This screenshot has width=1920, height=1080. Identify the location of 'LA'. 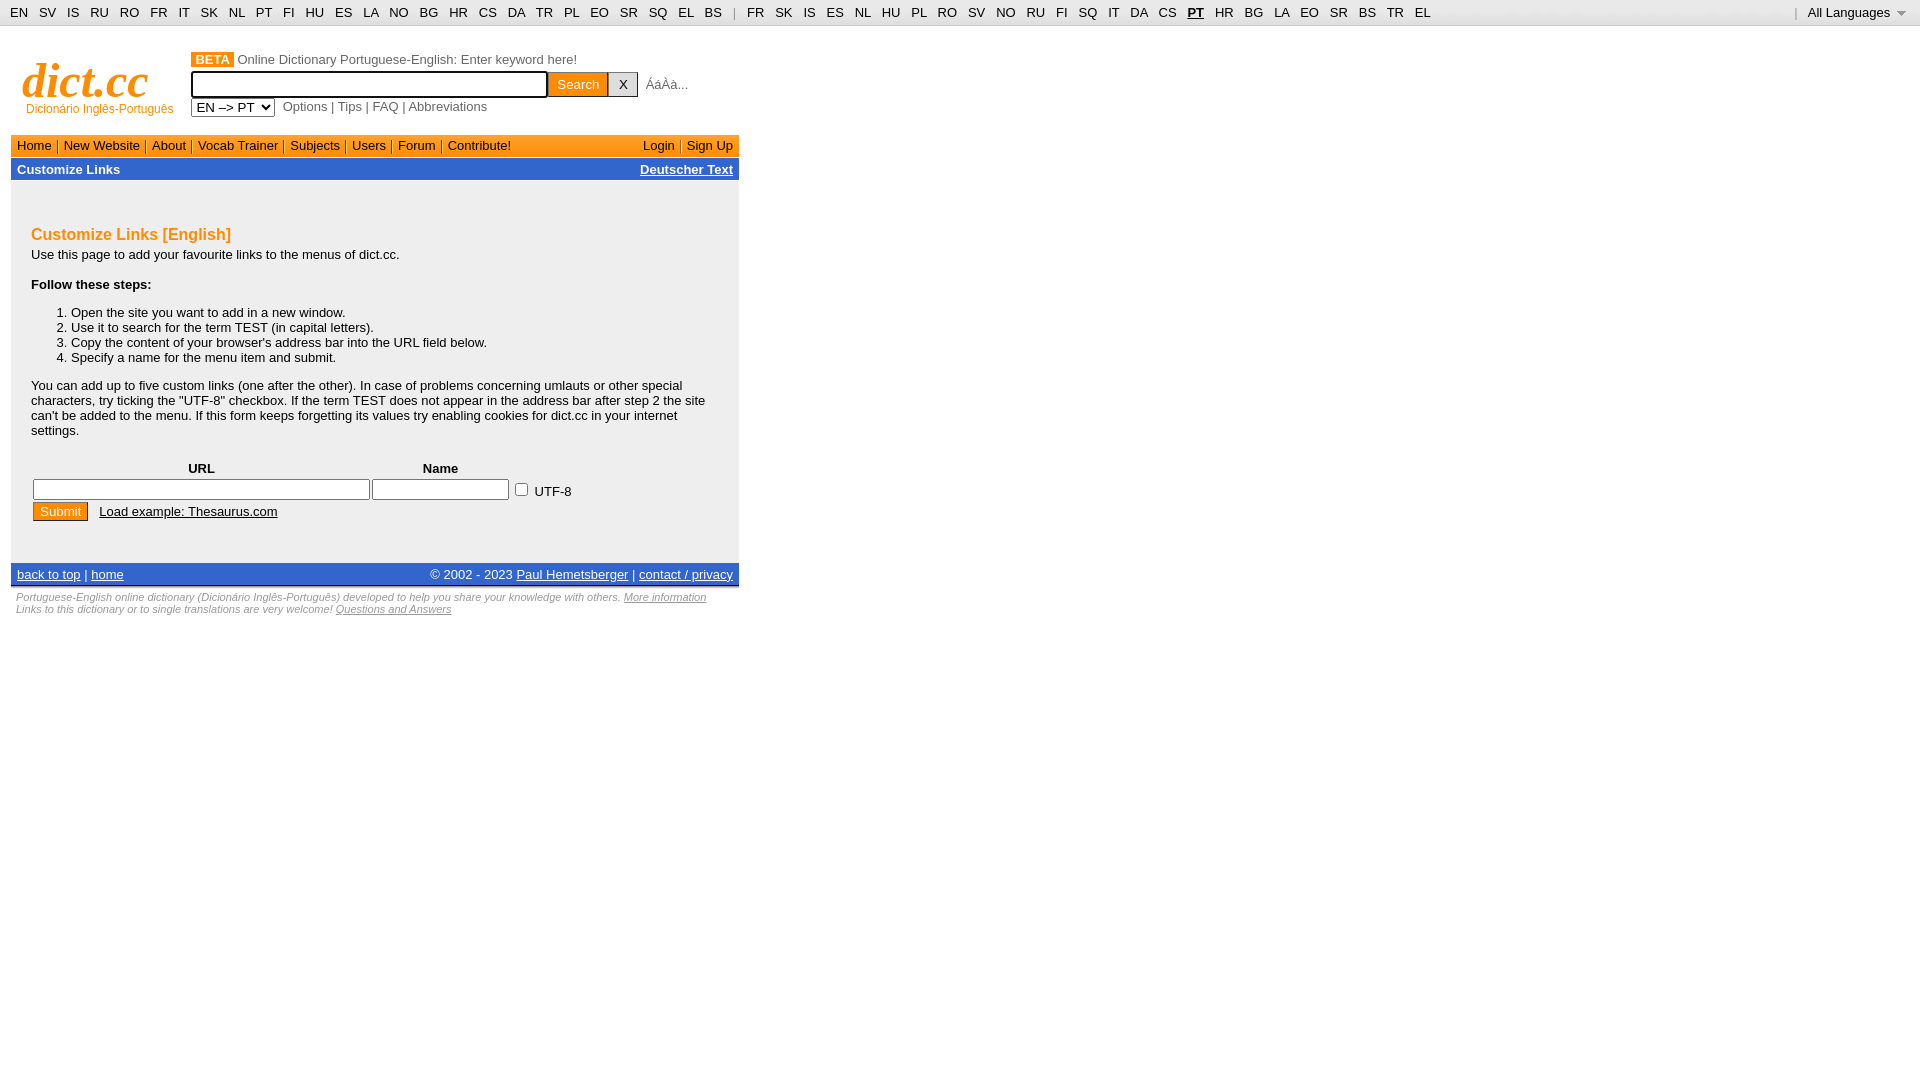
(1281, 12).